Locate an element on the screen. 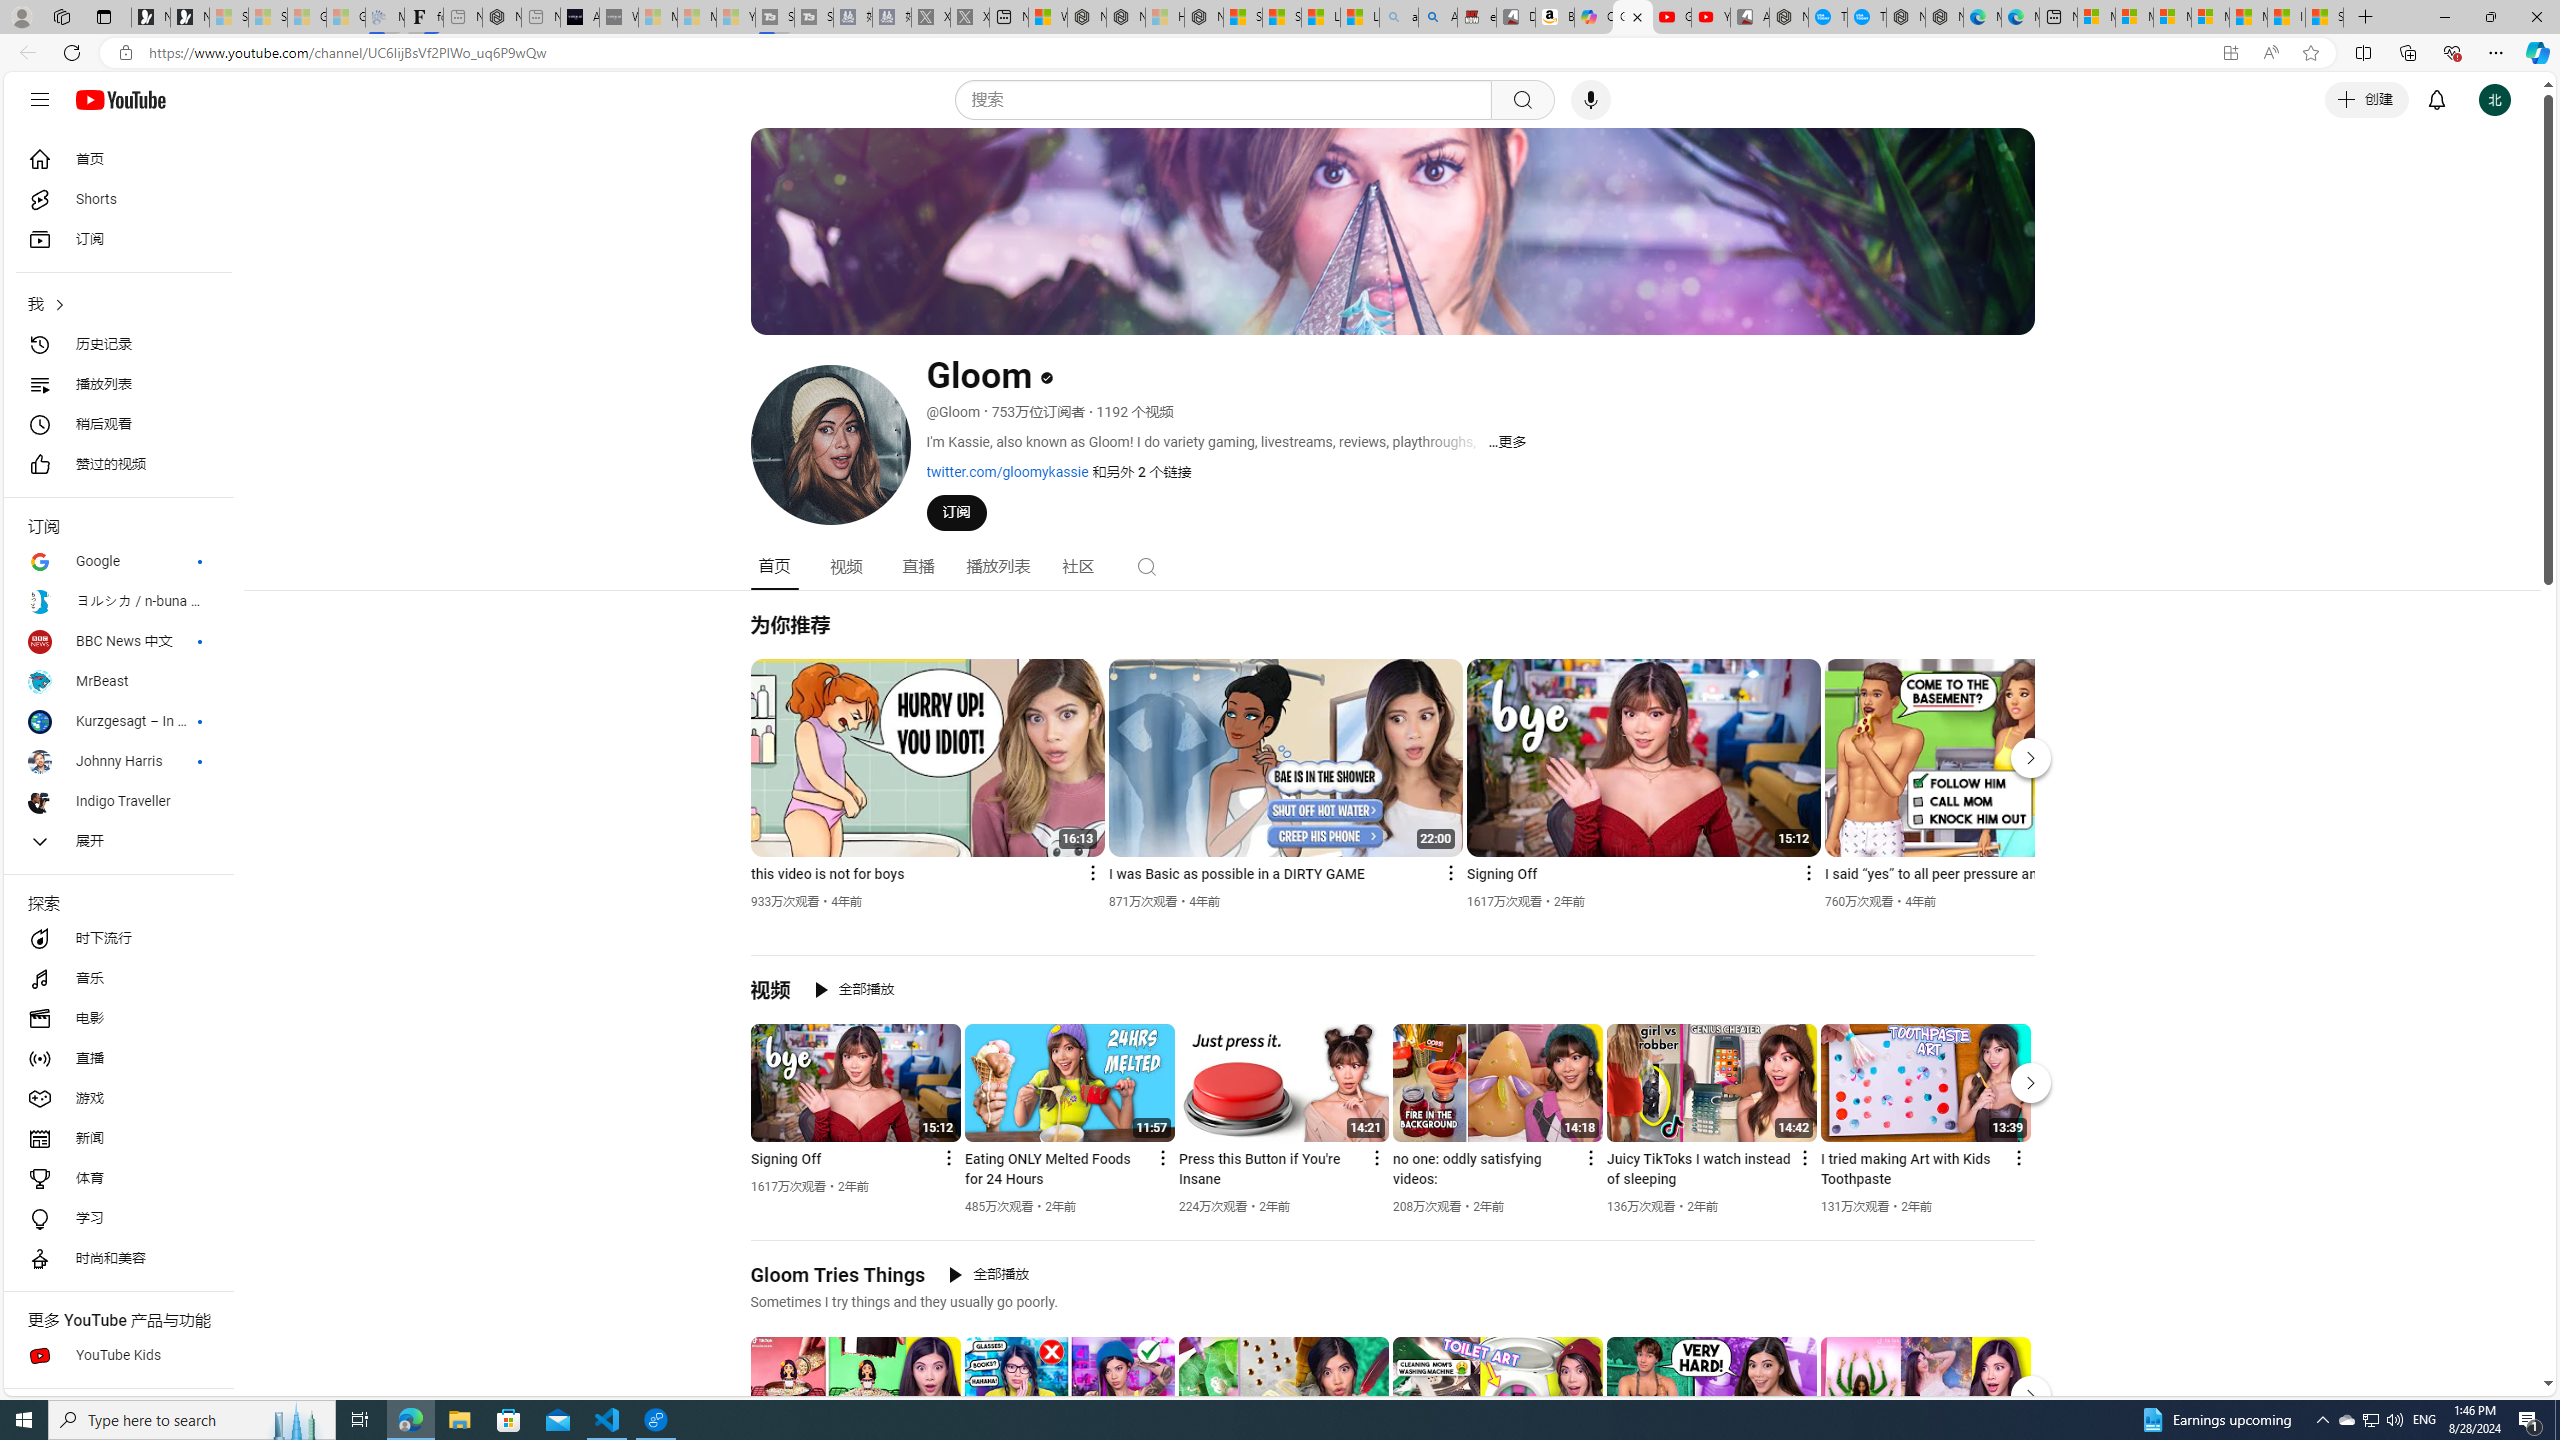 The width and height of the screenshot is (2560, 1440). 'Shorts' is located at coordinates (117, 199).